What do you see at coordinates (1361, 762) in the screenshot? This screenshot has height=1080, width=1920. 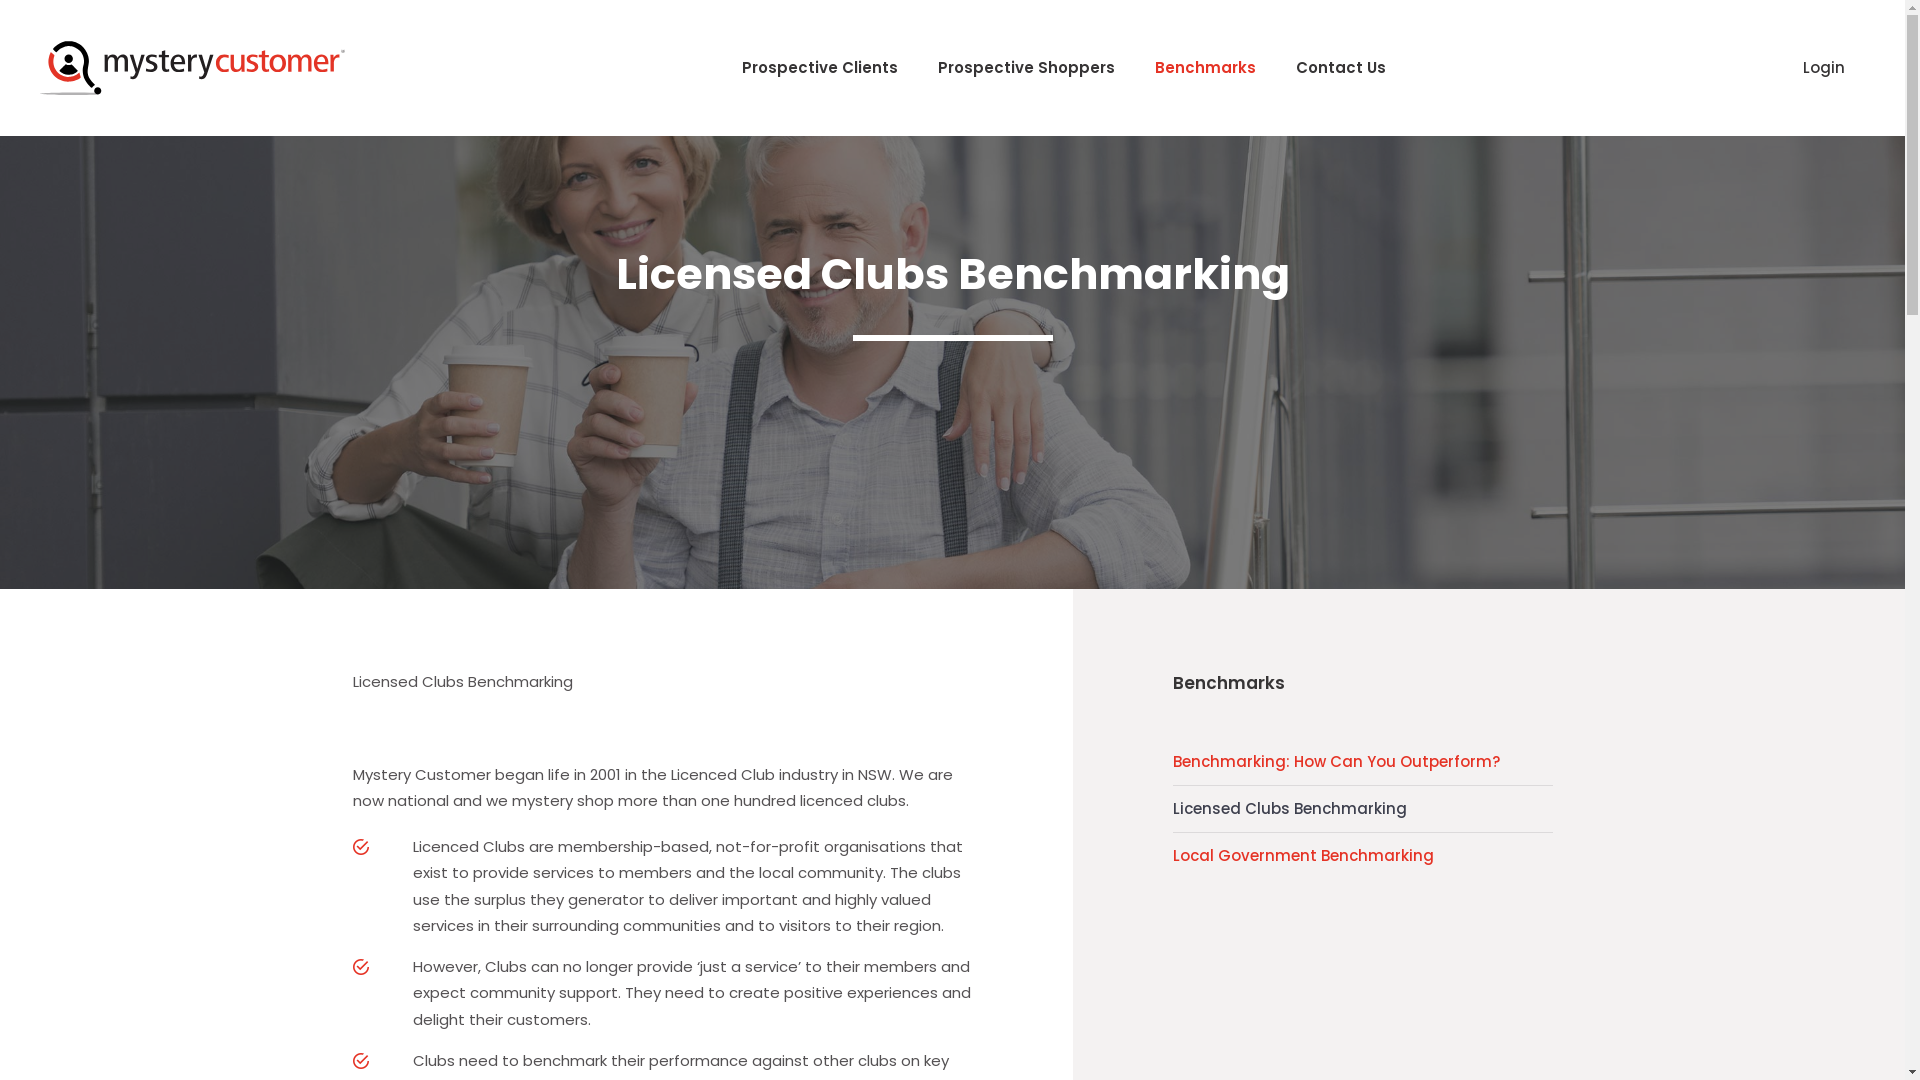 I see `'Benchmarking: How Can You Outperform?'` at bounding box center [1361, 762].